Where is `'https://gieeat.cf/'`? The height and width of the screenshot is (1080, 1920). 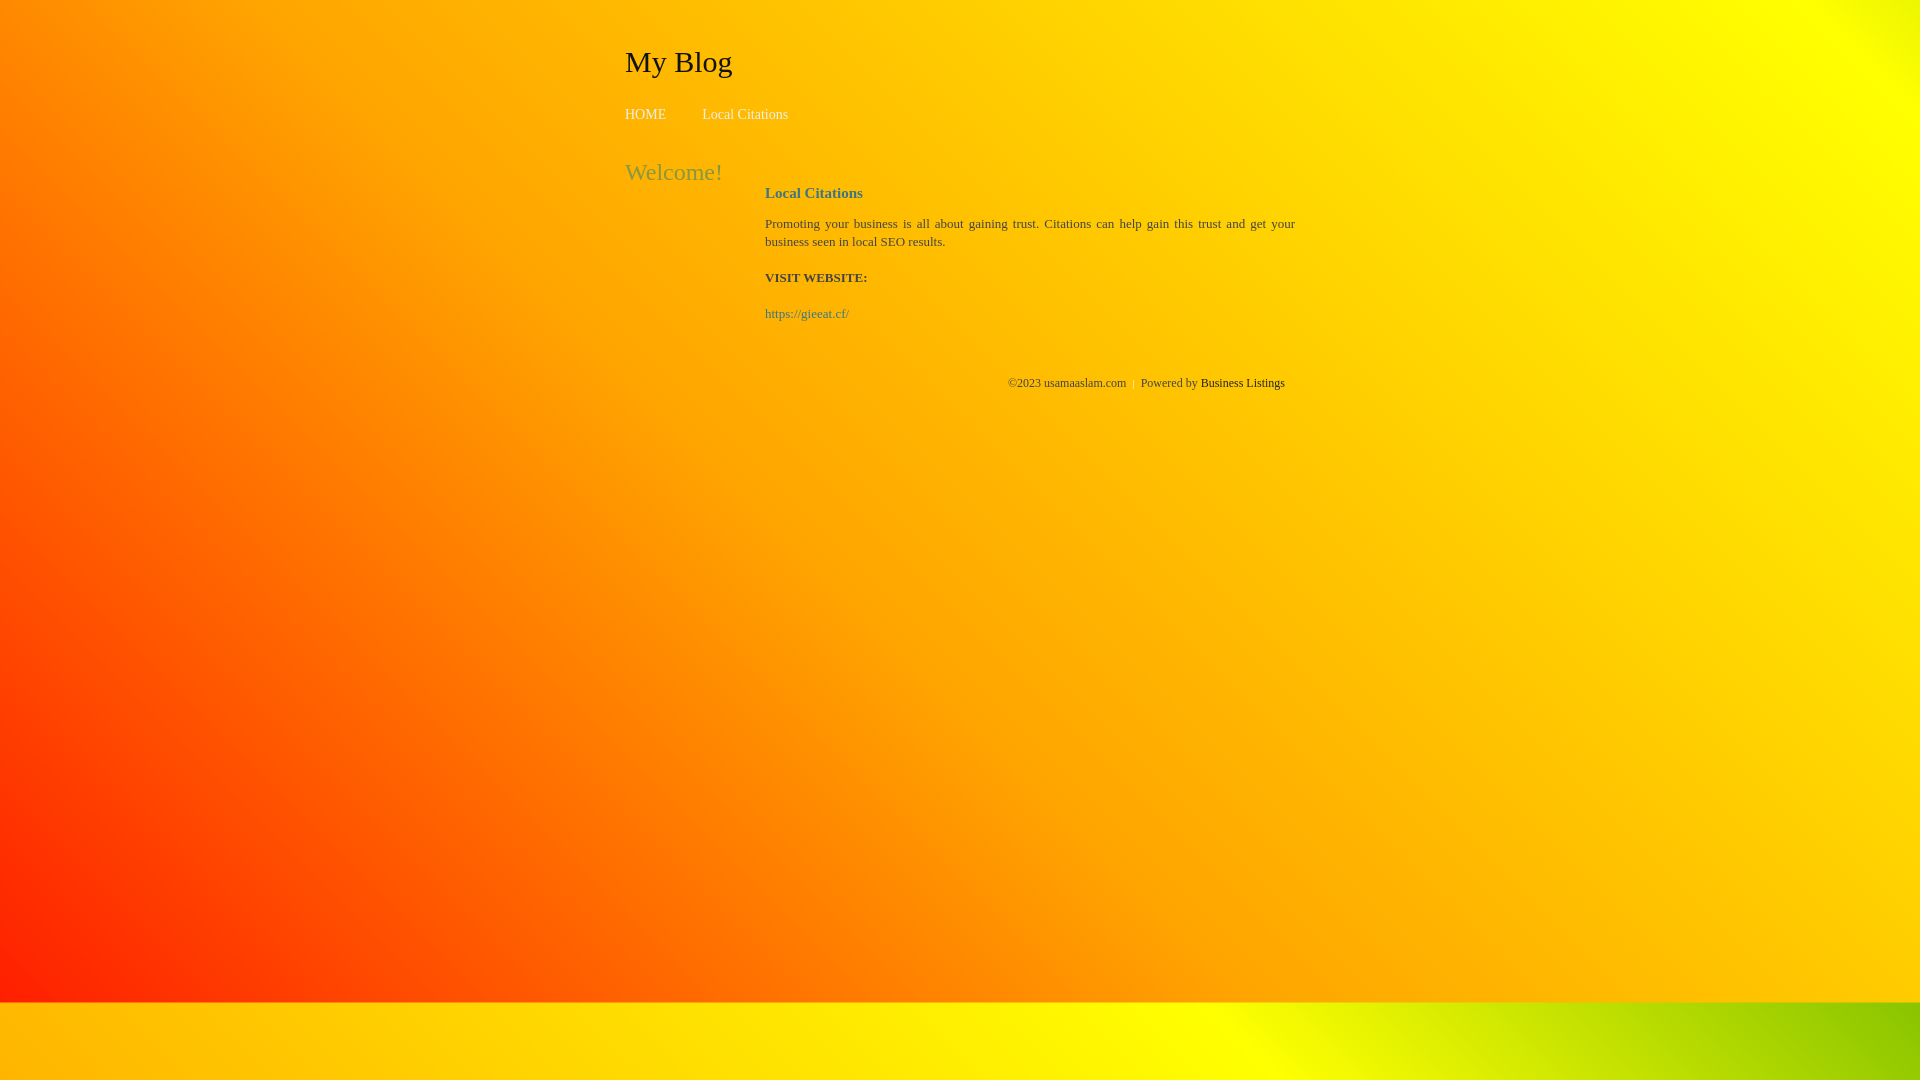
'https://gieeat.cf/' is located at coordinates (806, 313).